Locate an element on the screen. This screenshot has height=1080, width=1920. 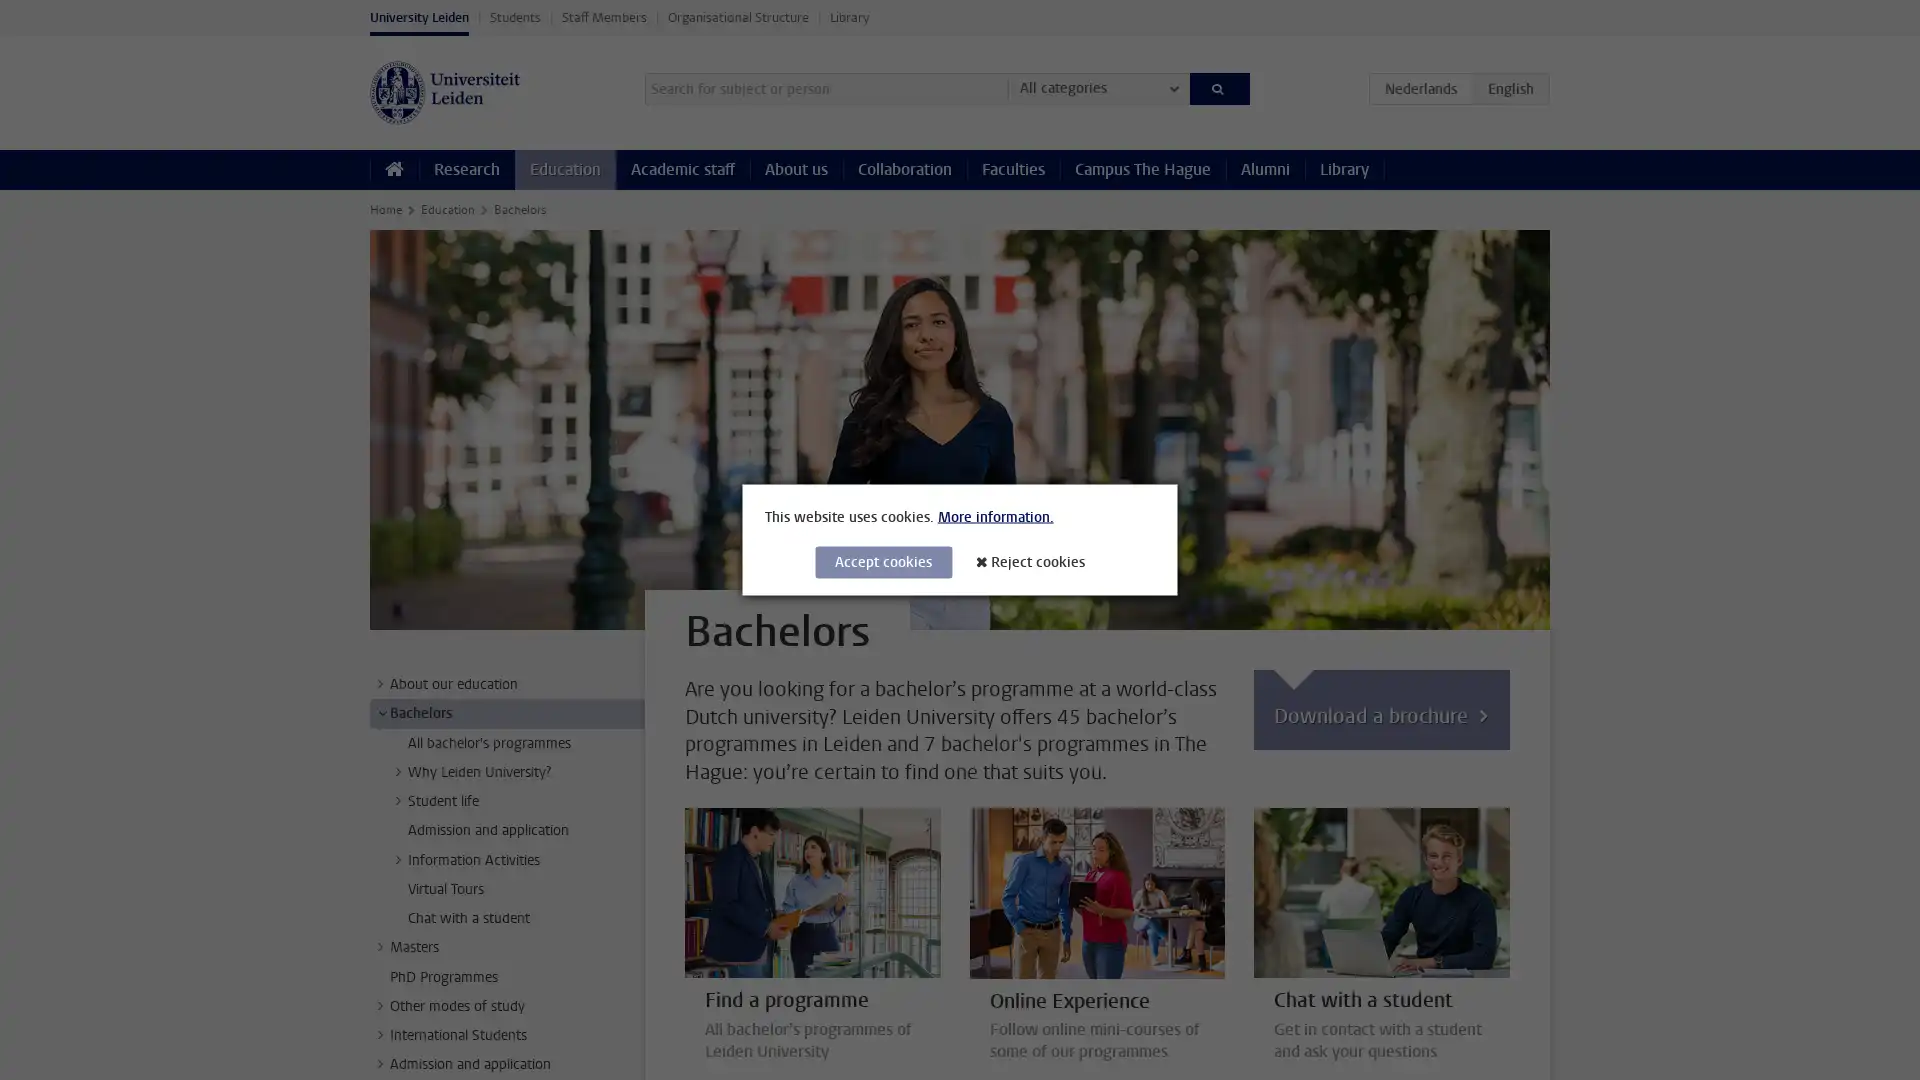
> is located at coordinates (380, 946).